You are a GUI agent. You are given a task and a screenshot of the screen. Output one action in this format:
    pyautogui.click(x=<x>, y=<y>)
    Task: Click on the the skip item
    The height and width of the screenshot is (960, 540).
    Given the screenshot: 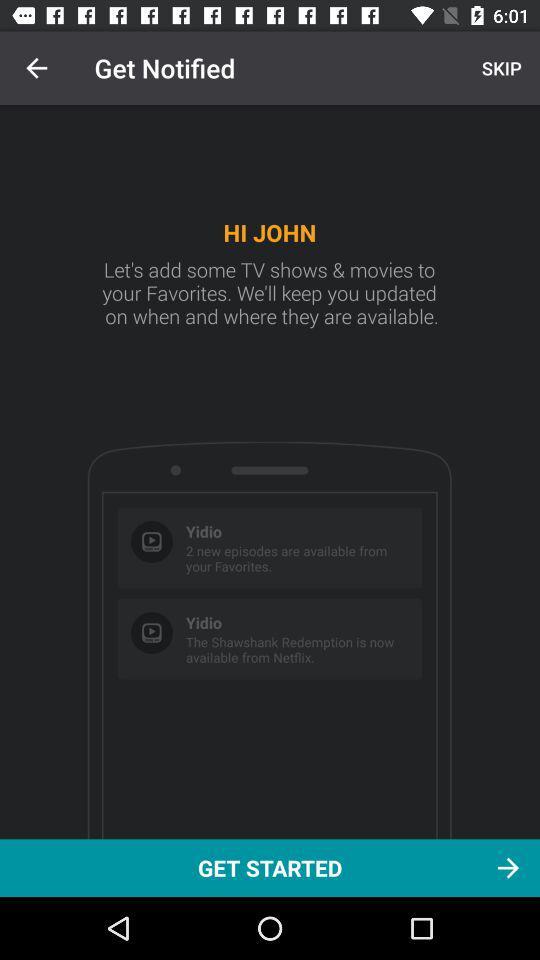 What is the action you would take?
    pyautogui.click(x=498, y=68)
    